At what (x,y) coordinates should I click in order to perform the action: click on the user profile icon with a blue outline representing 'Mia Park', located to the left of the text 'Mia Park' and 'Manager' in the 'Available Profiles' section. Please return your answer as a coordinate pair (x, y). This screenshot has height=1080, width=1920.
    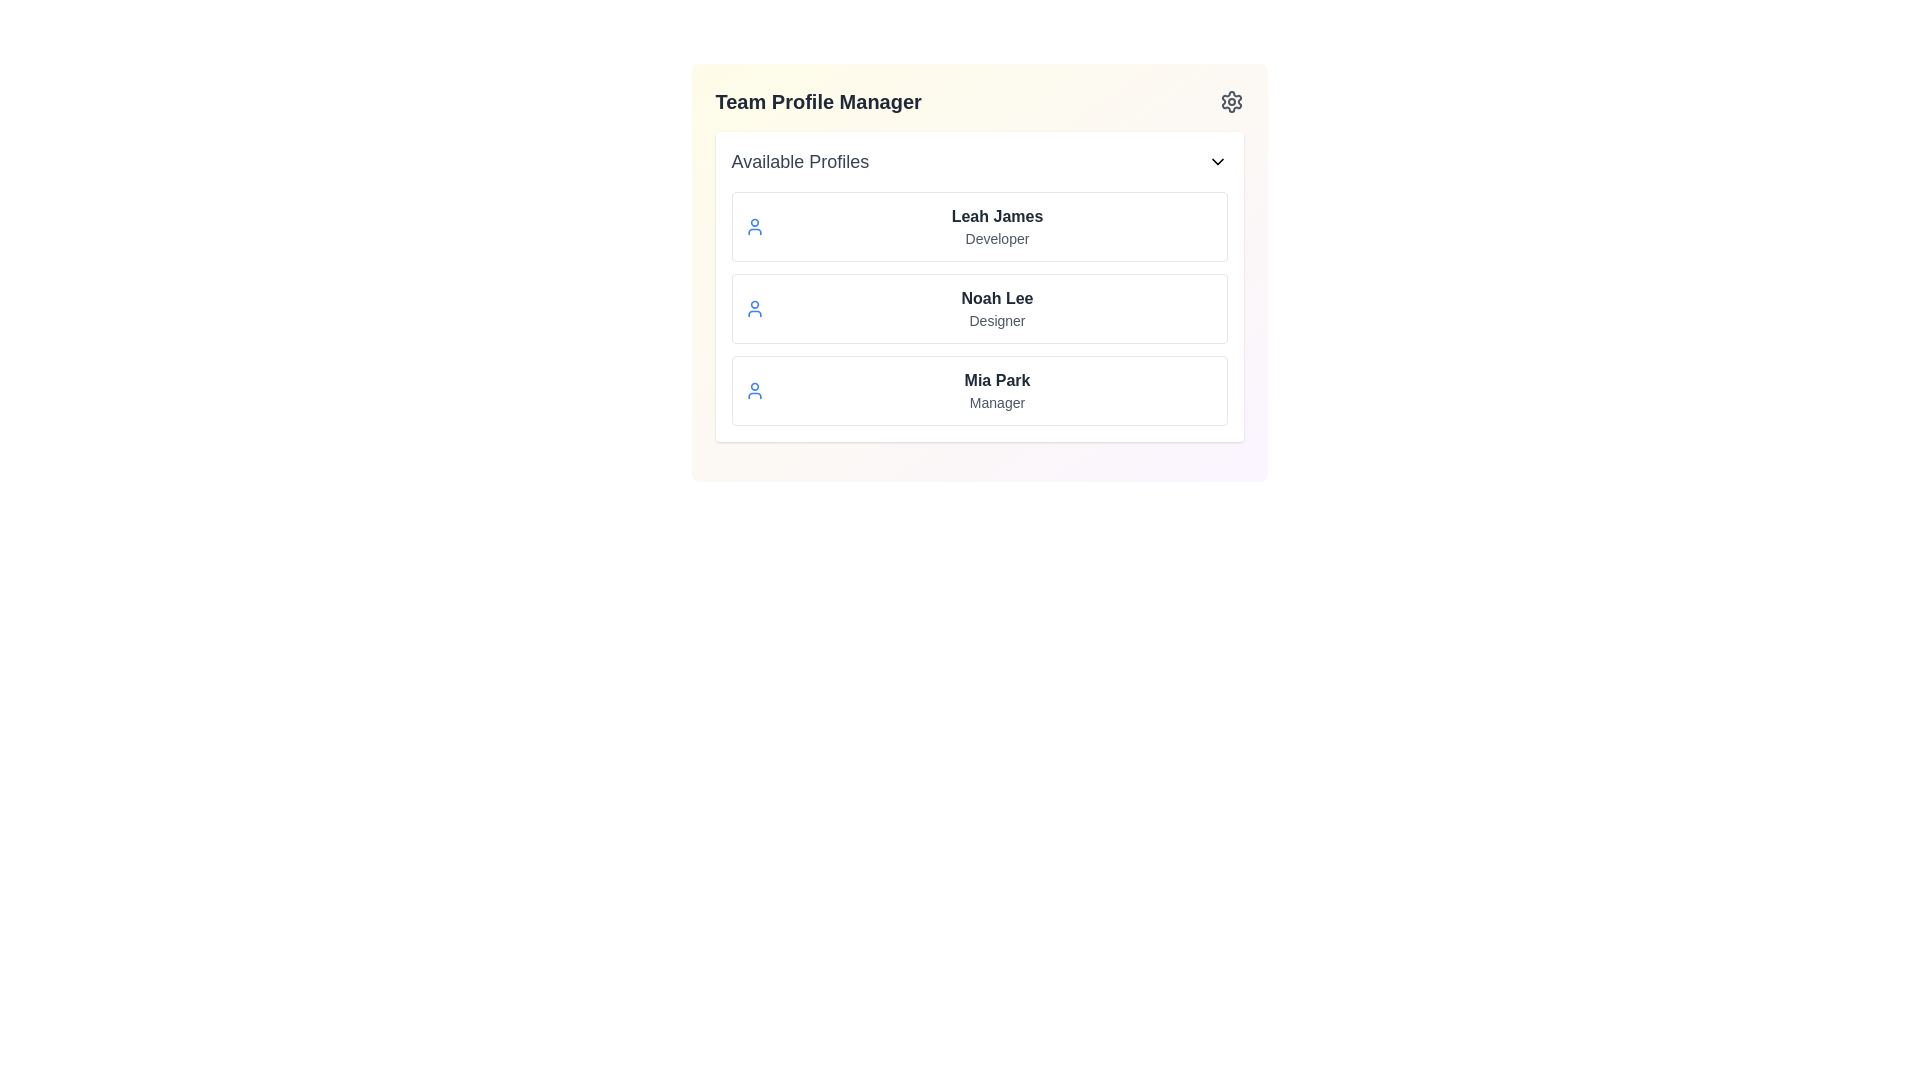
    Looking at the image, I should click on (753, 390).